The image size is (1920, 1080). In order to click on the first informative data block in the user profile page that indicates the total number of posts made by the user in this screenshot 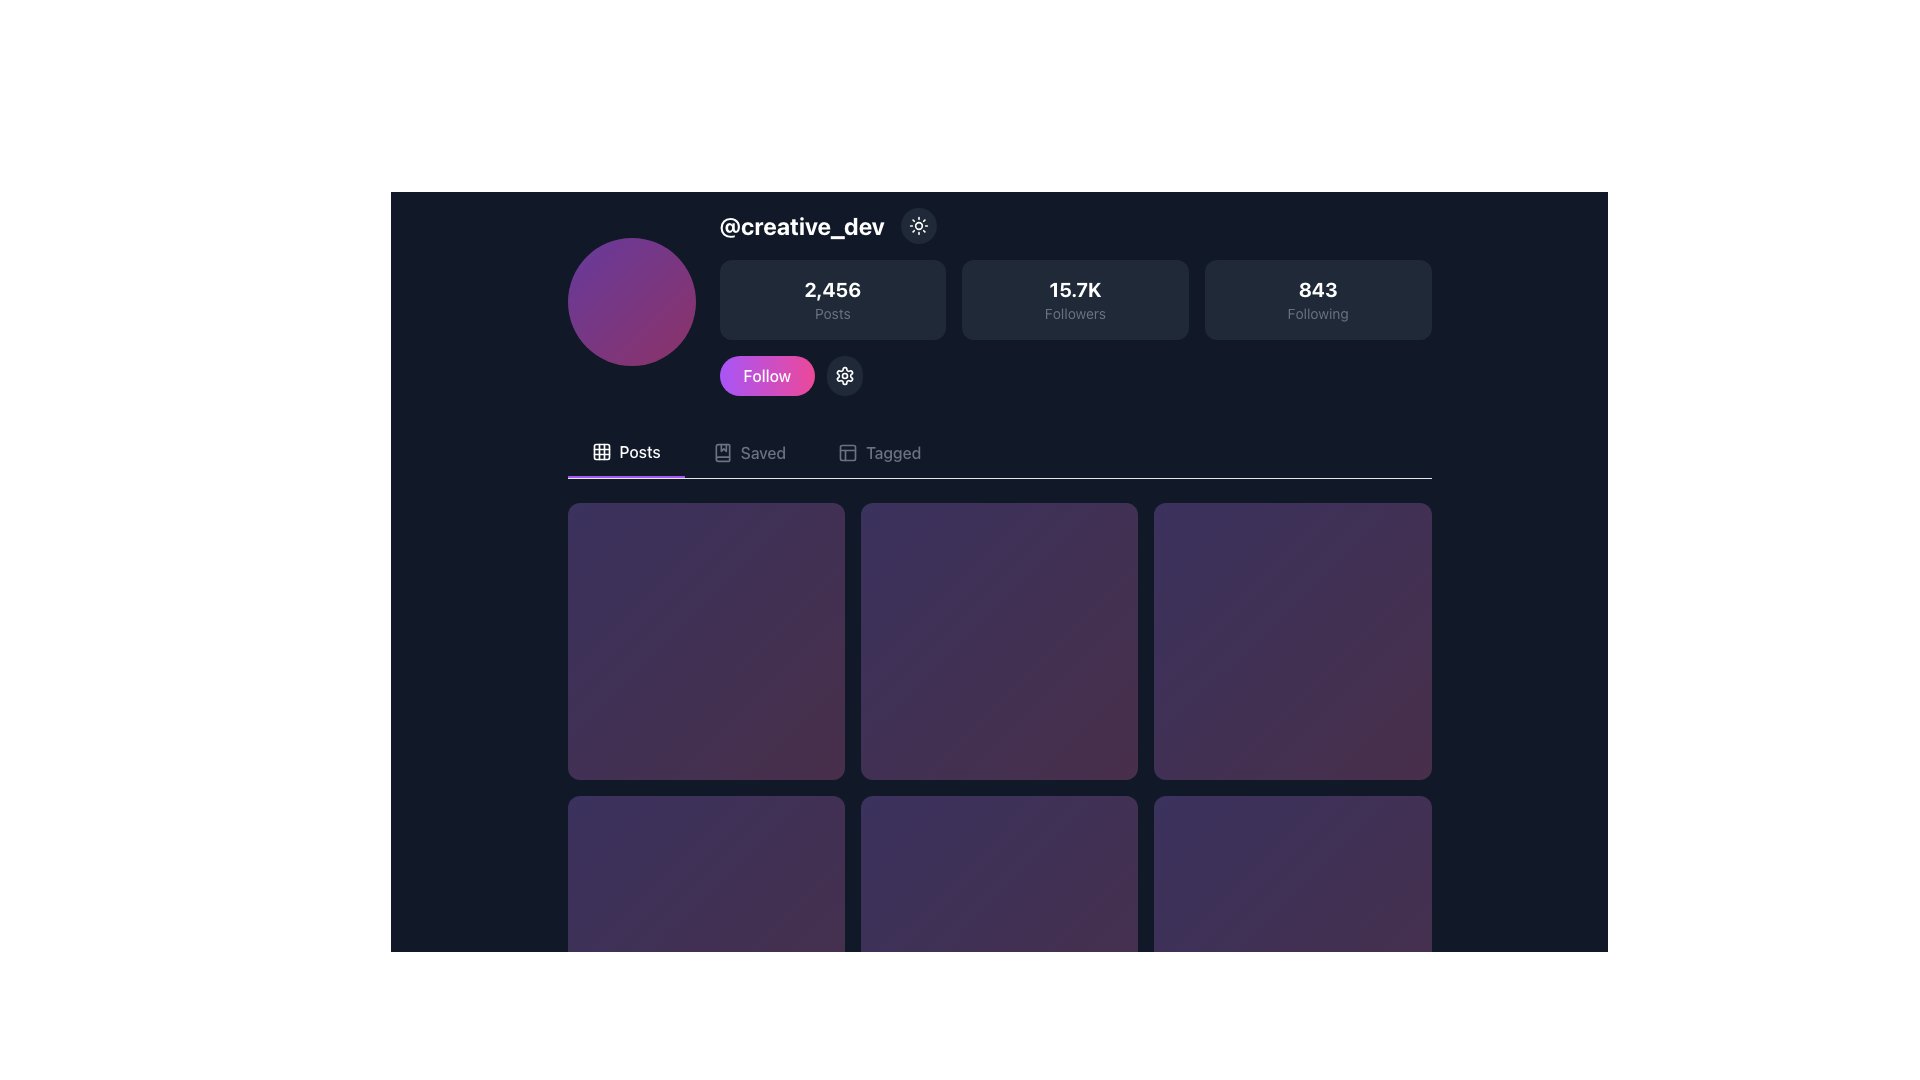, I will do `click(832, 300)`.